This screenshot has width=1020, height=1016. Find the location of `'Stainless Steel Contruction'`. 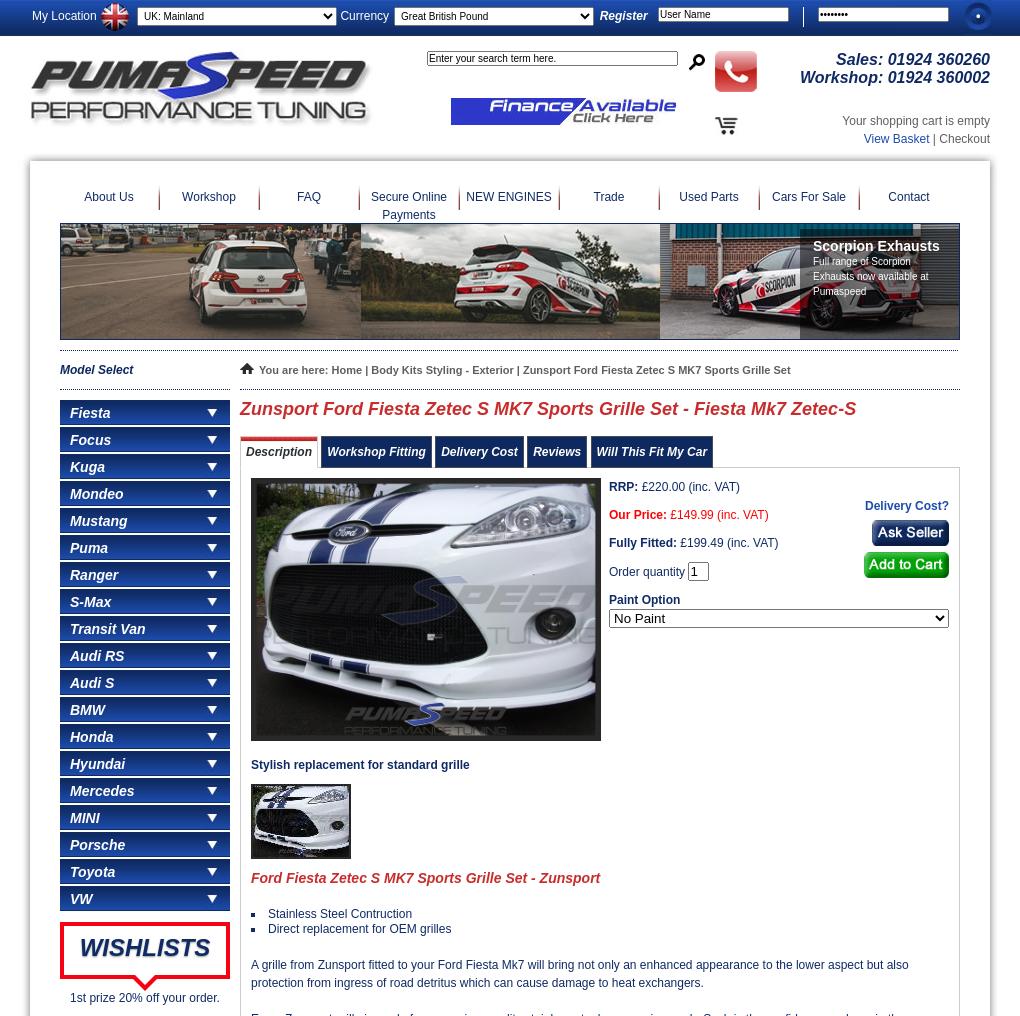

'Stainless Steel Contruction' is located at coordinates (339, 911).